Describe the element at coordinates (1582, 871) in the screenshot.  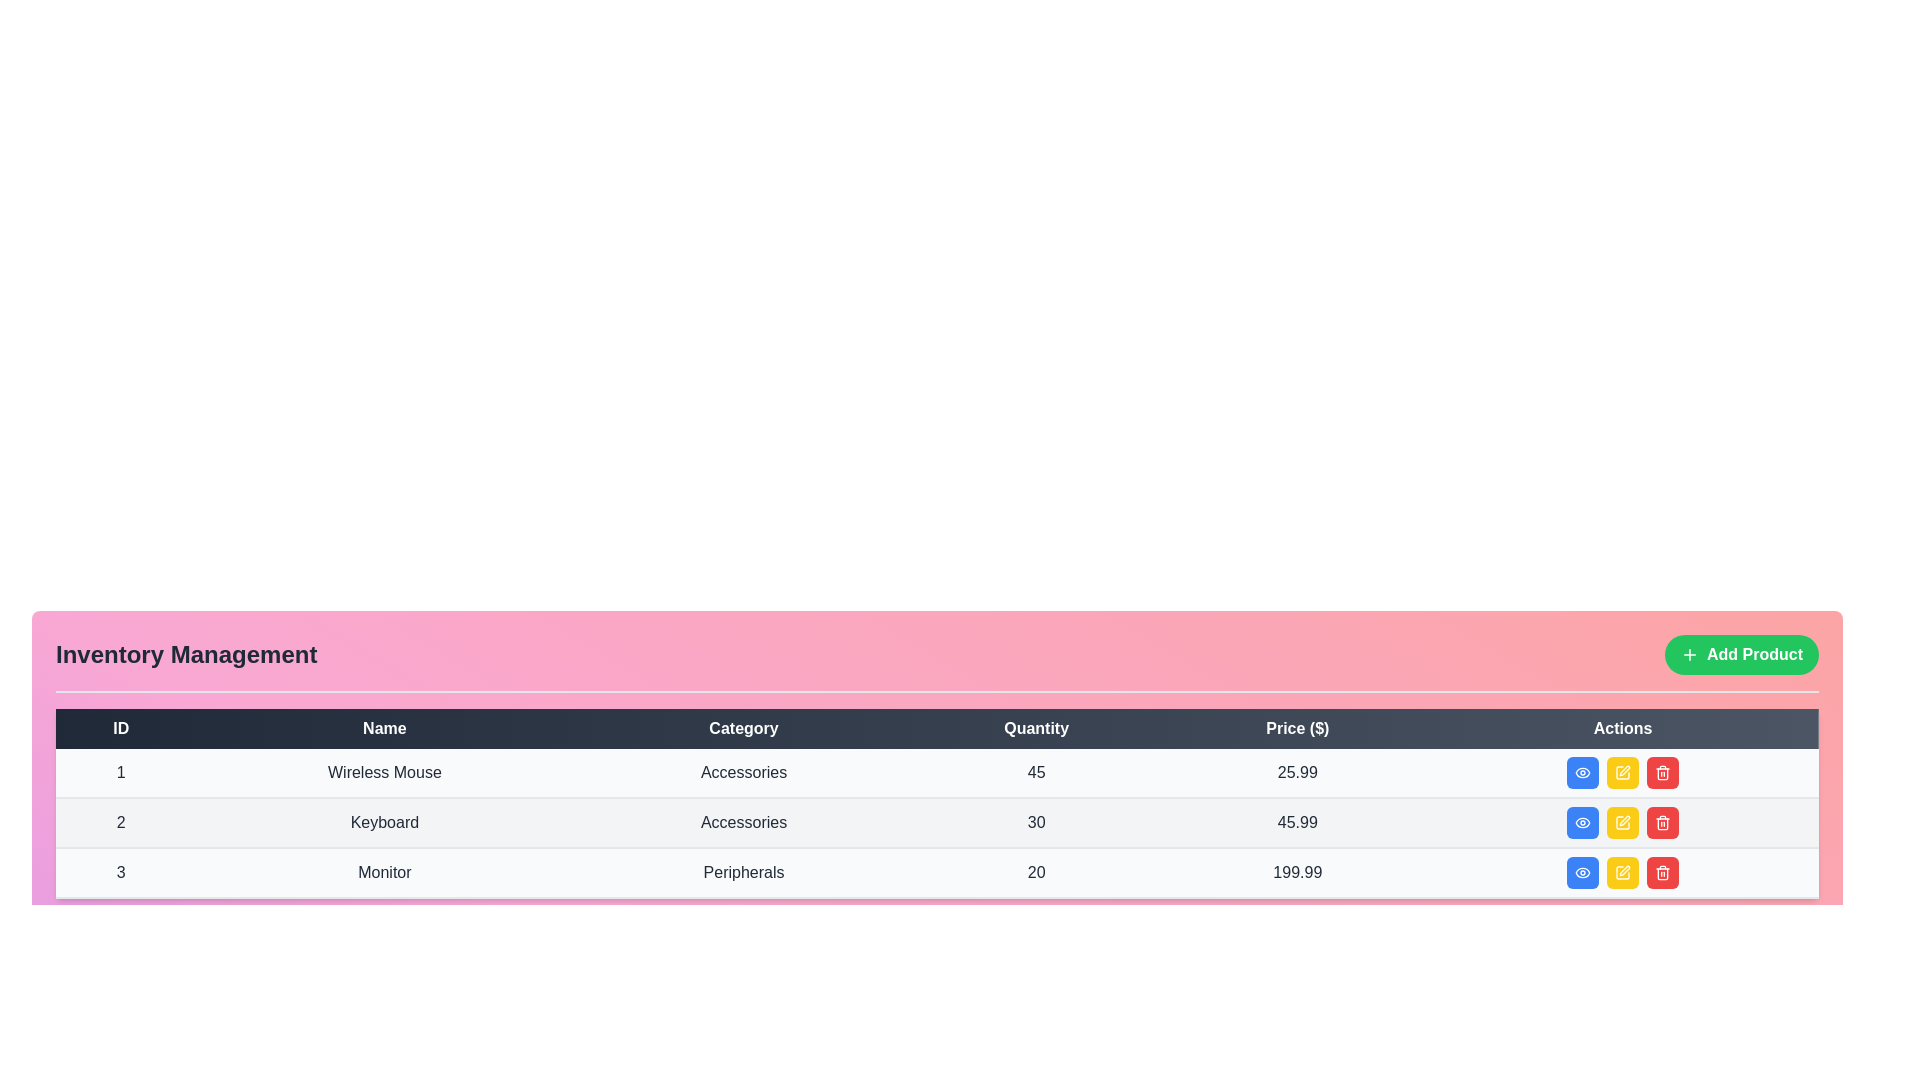
I see `the eye-shaped icon button with a blue circular background located in the third row of the 'Actions' column` at that location.